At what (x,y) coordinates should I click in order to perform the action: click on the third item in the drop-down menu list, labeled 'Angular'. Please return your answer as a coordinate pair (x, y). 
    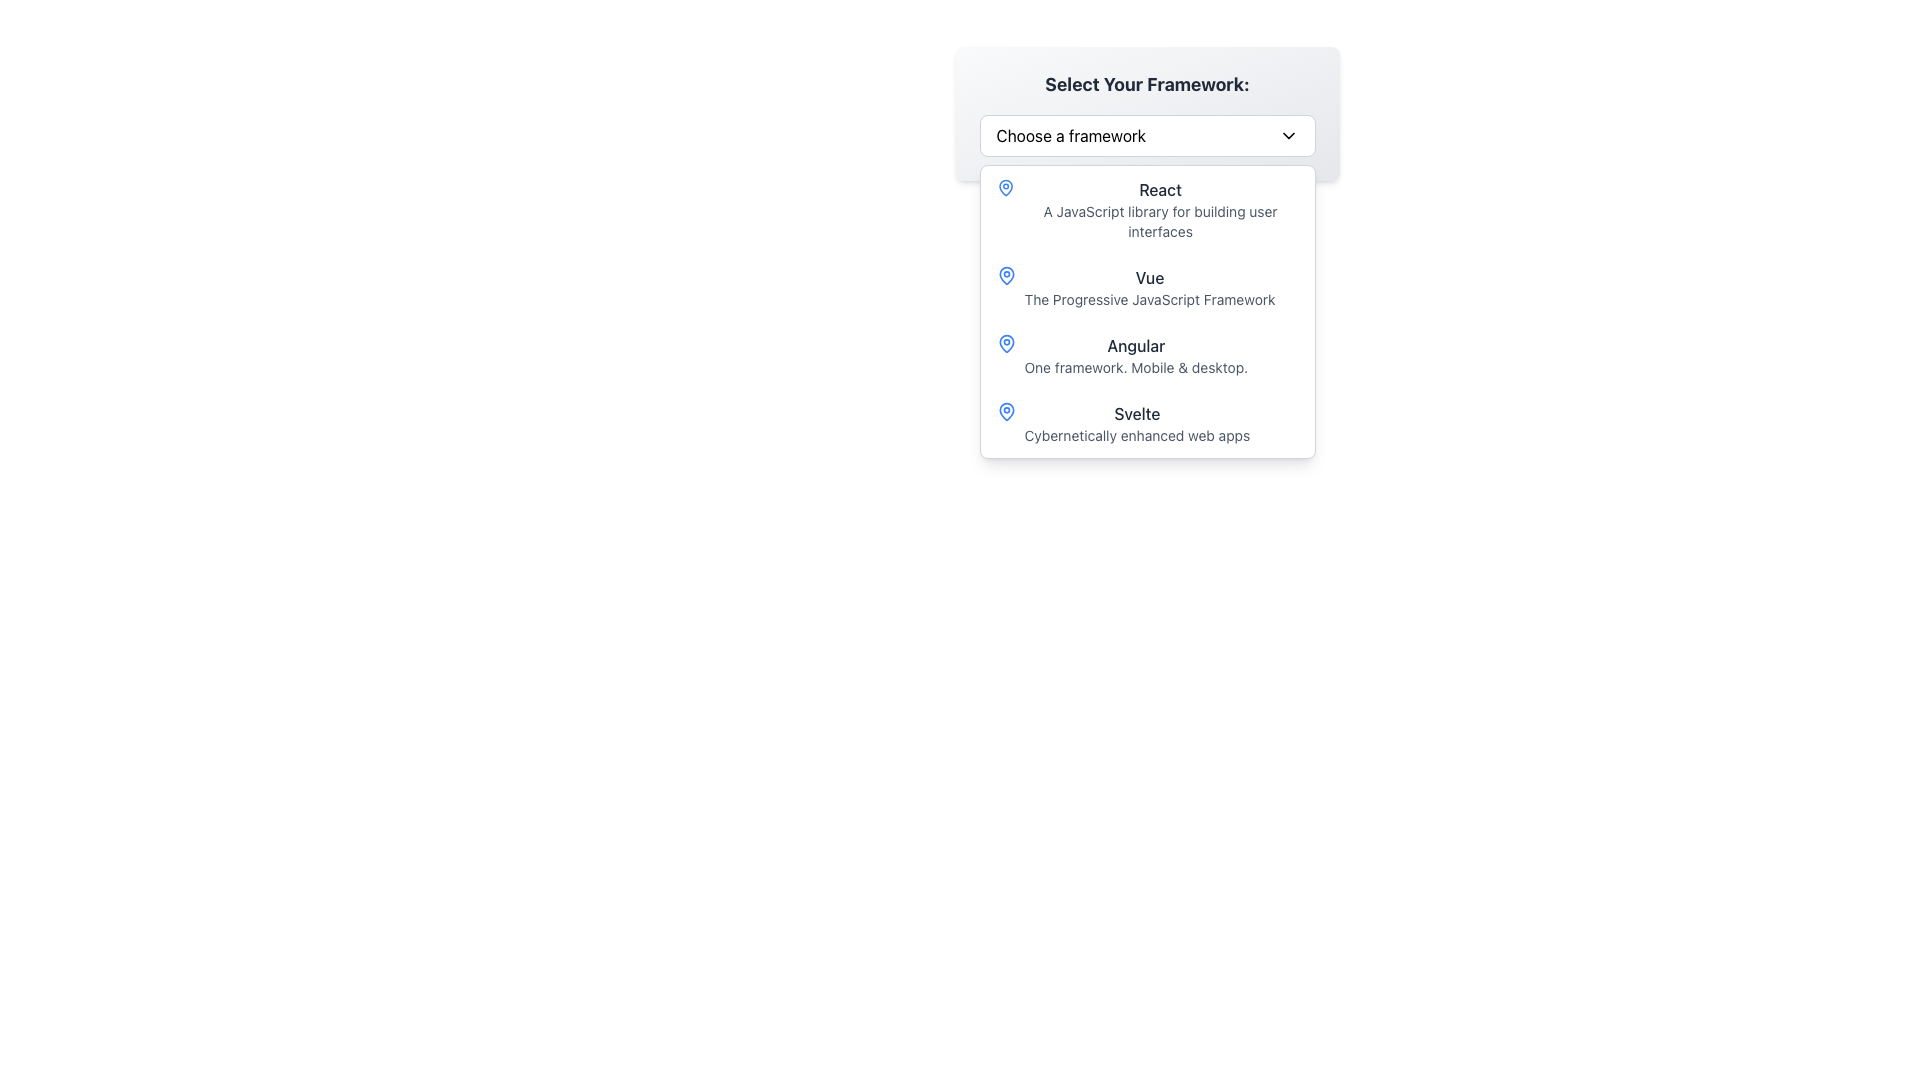
    Looking at the image, I should click on (1147, 354).